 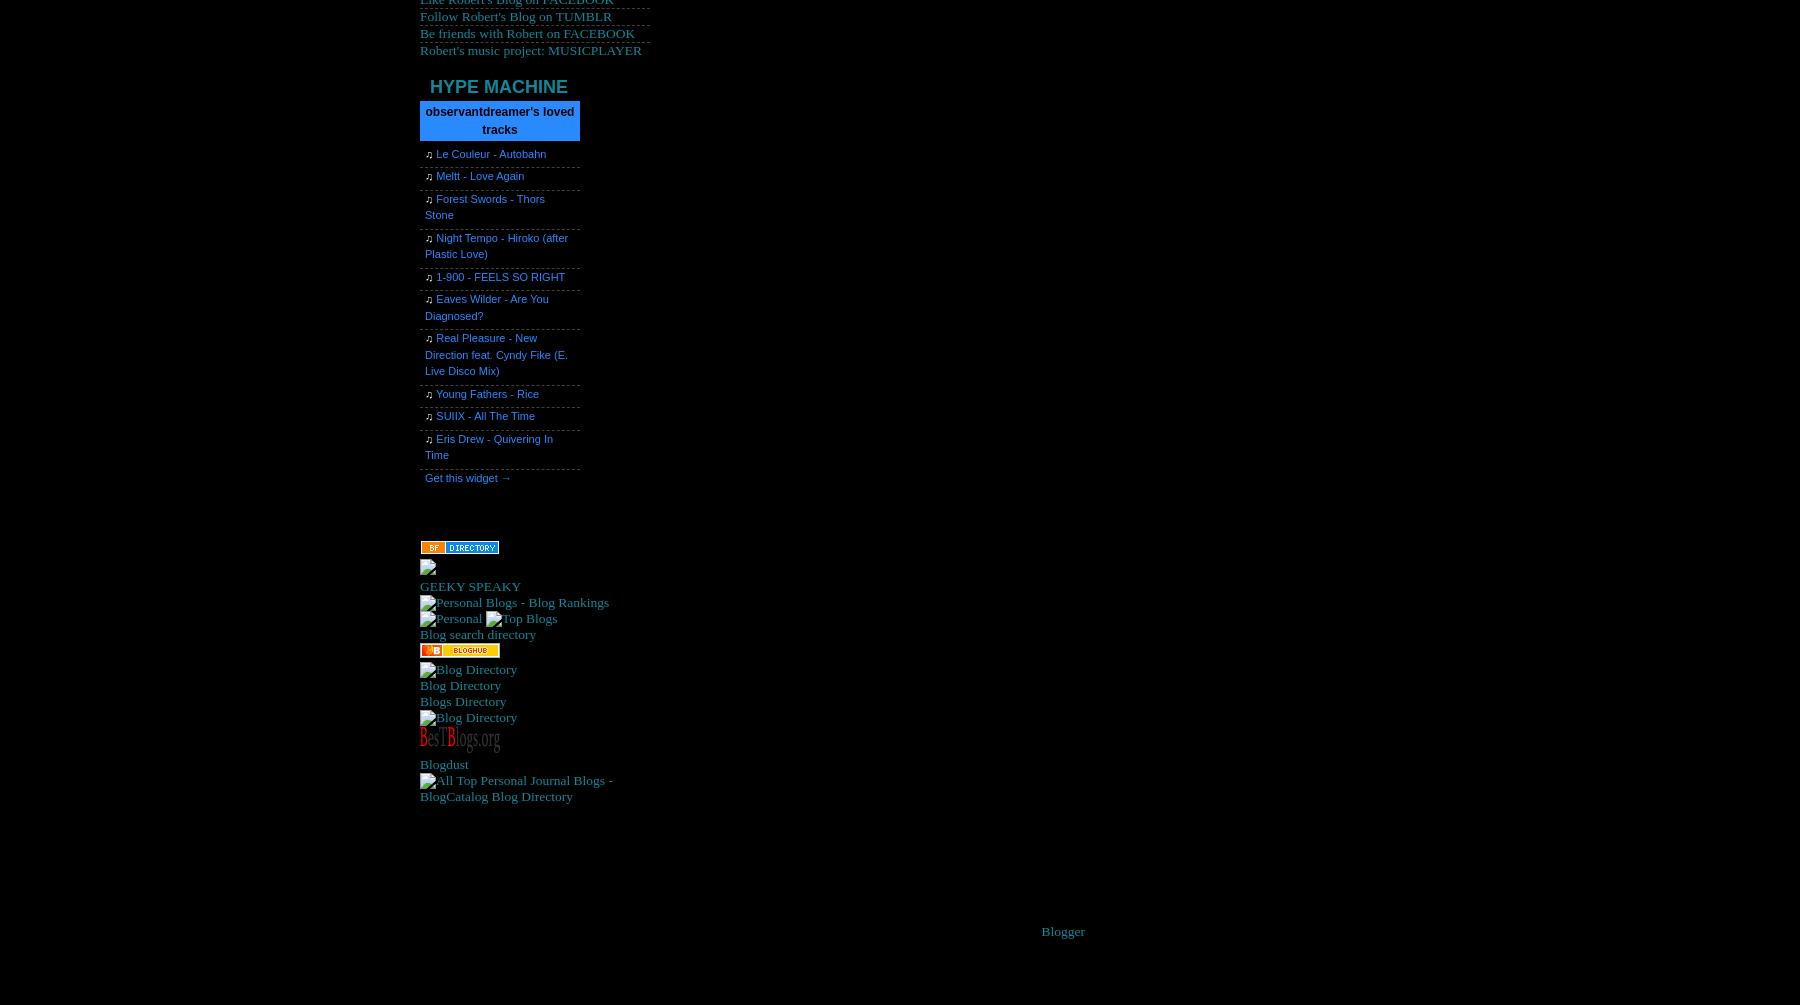 What do you see at coordinates (498, 119) in the screenshot?
I see `'observantdreamer's loved tracks'` at bounding box center [498, 119].